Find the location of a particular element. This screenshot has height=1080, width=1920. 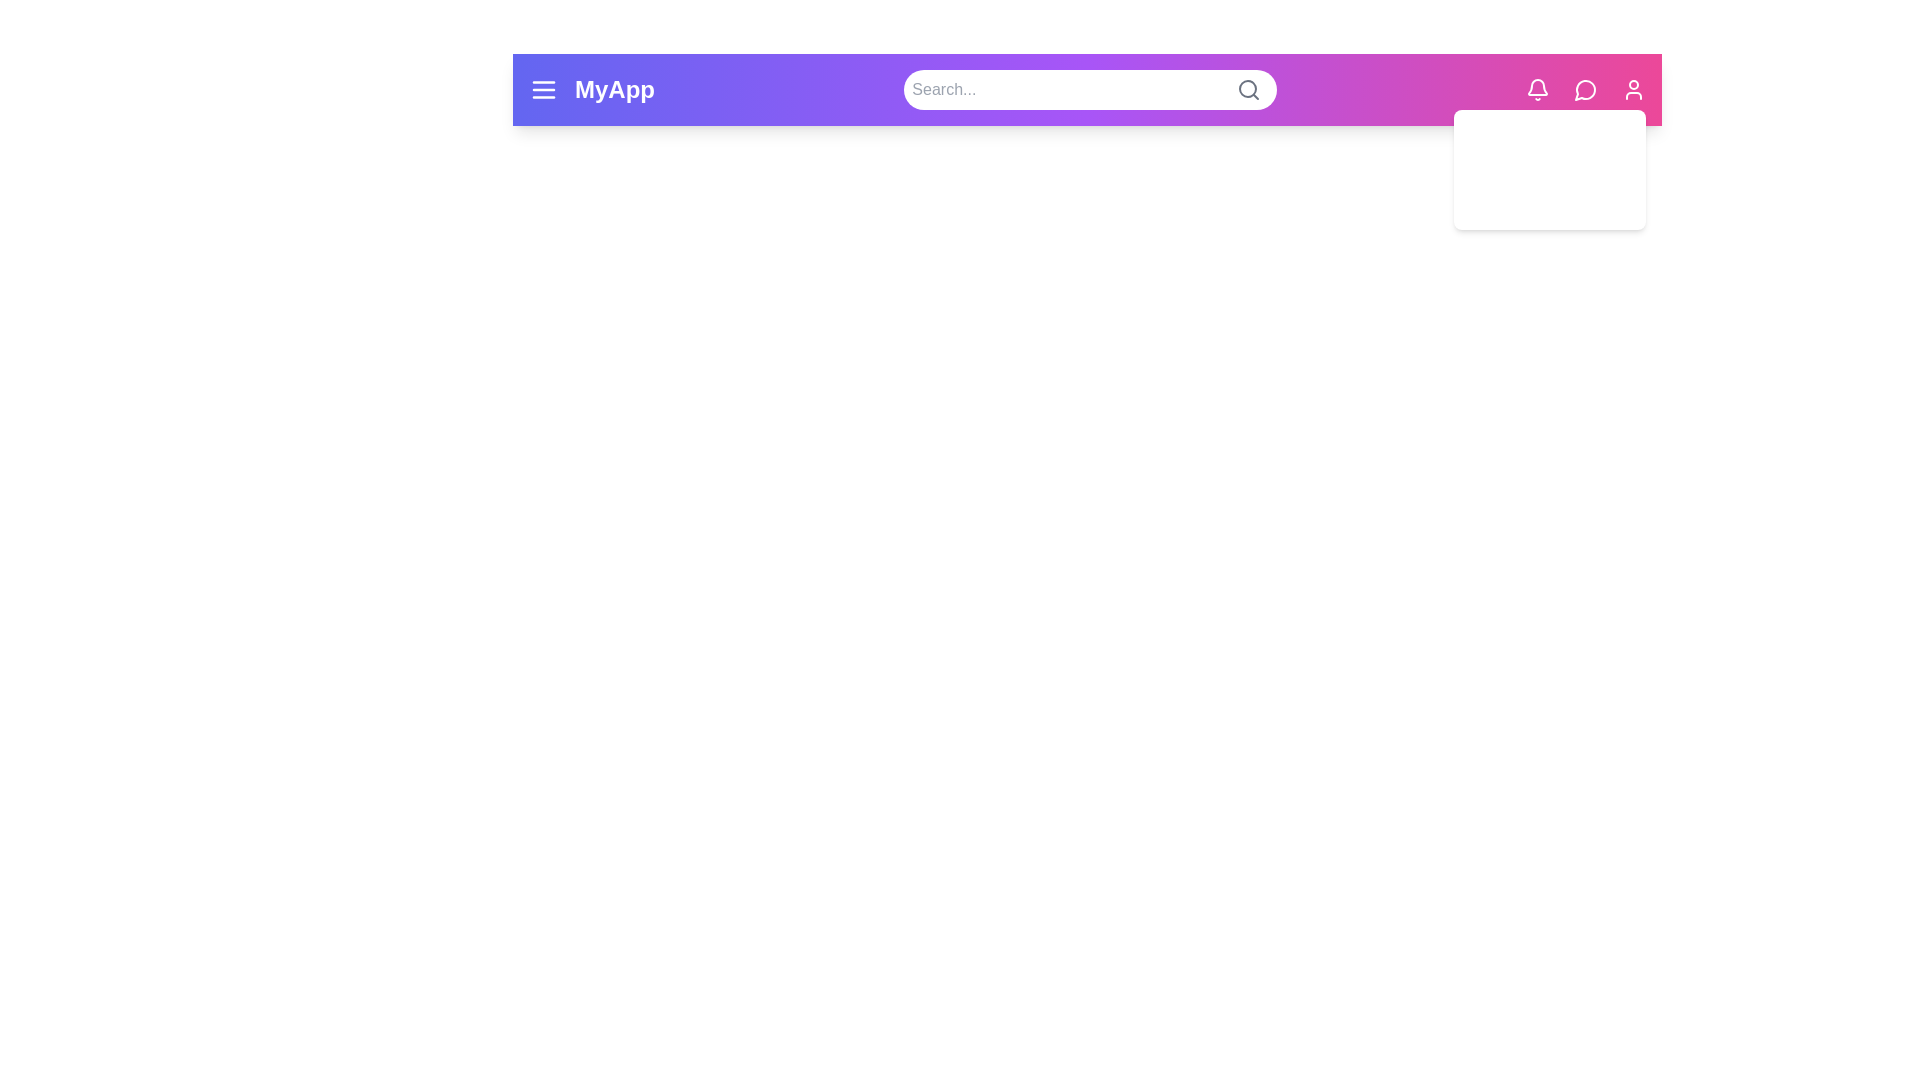

the bell icon to view notifications is located at coordinates (1536, 88).